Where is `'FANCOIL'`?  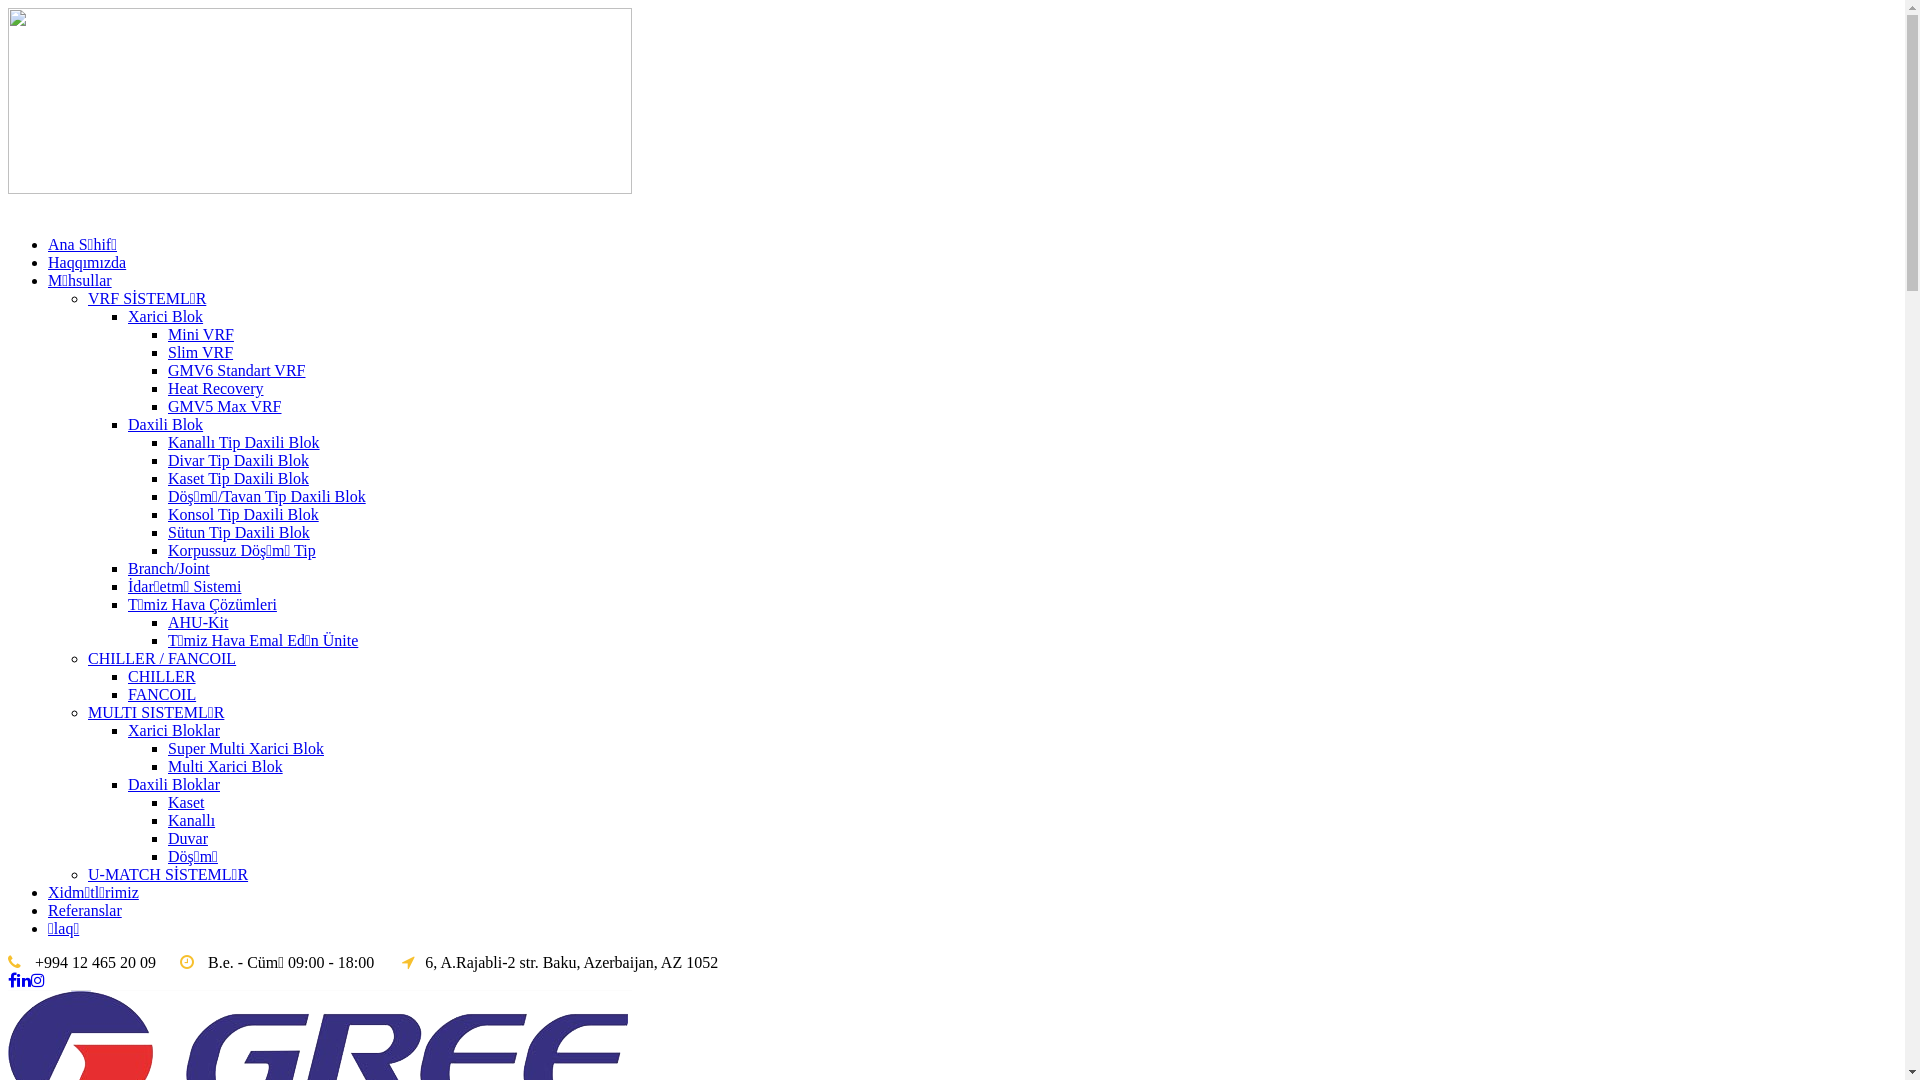
'FANCOIL' is located at coordinates (162, 693).